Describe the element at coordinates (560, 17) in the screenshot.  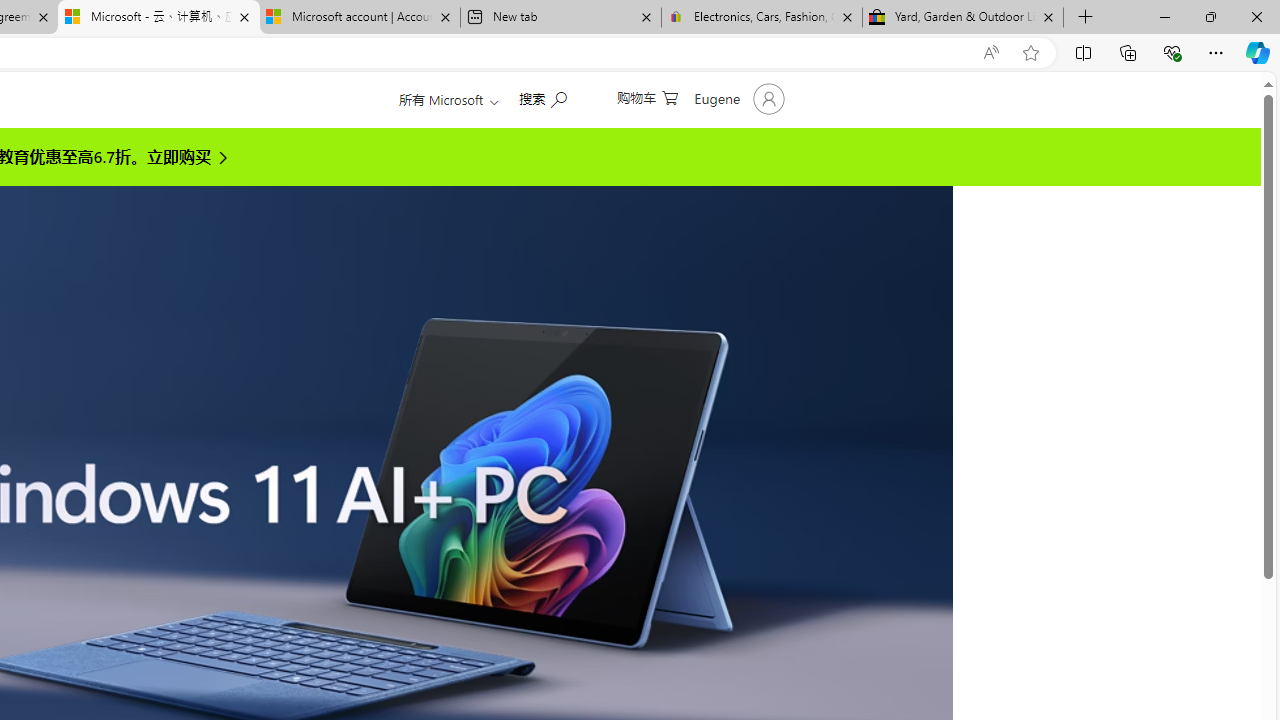
I see `'New tab'` at that location.